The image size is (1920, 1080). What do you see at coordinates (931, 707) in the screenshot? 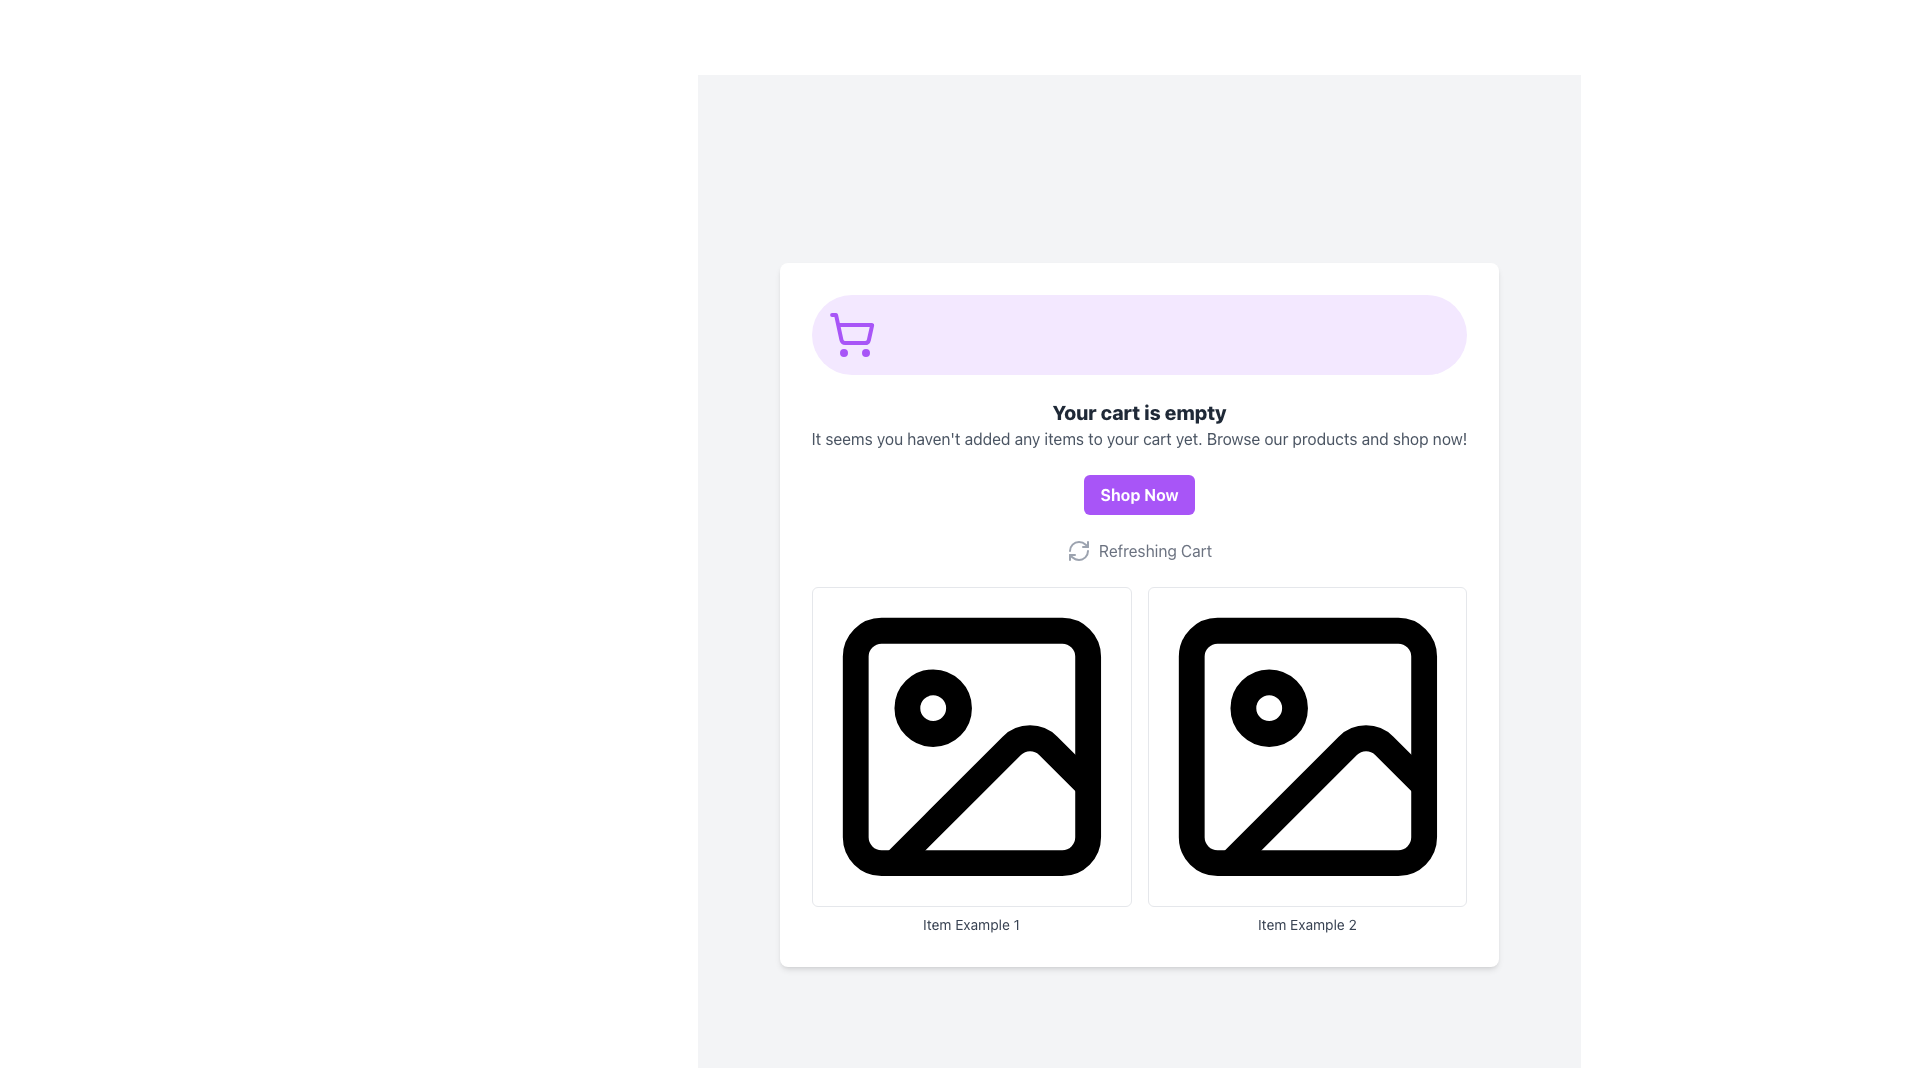
I see `the small circular dot icon located in the top-left corner of the first image placeholder within the central section of the user interface` at bounding box center [931, 707].